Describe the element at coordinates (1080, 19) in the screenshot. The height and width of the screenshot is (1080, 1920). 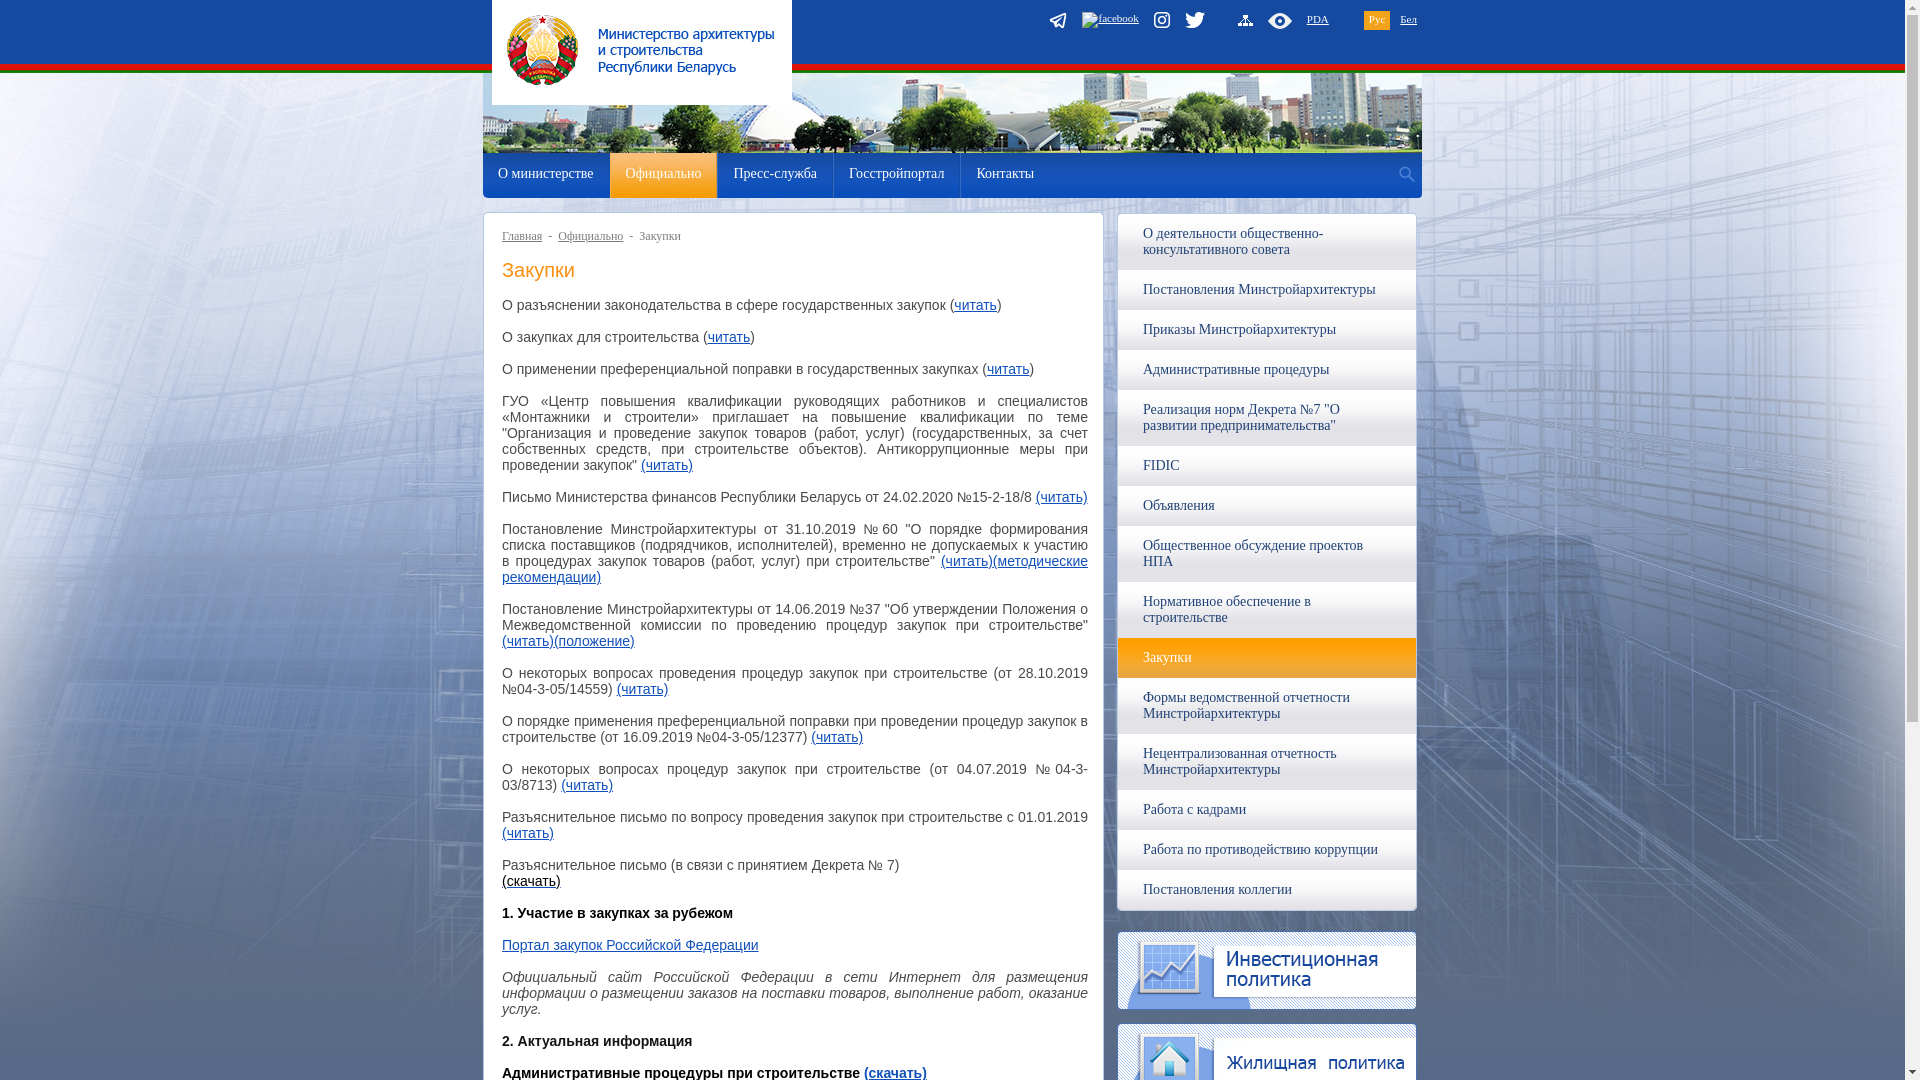
I see `'facebook'` at that location.